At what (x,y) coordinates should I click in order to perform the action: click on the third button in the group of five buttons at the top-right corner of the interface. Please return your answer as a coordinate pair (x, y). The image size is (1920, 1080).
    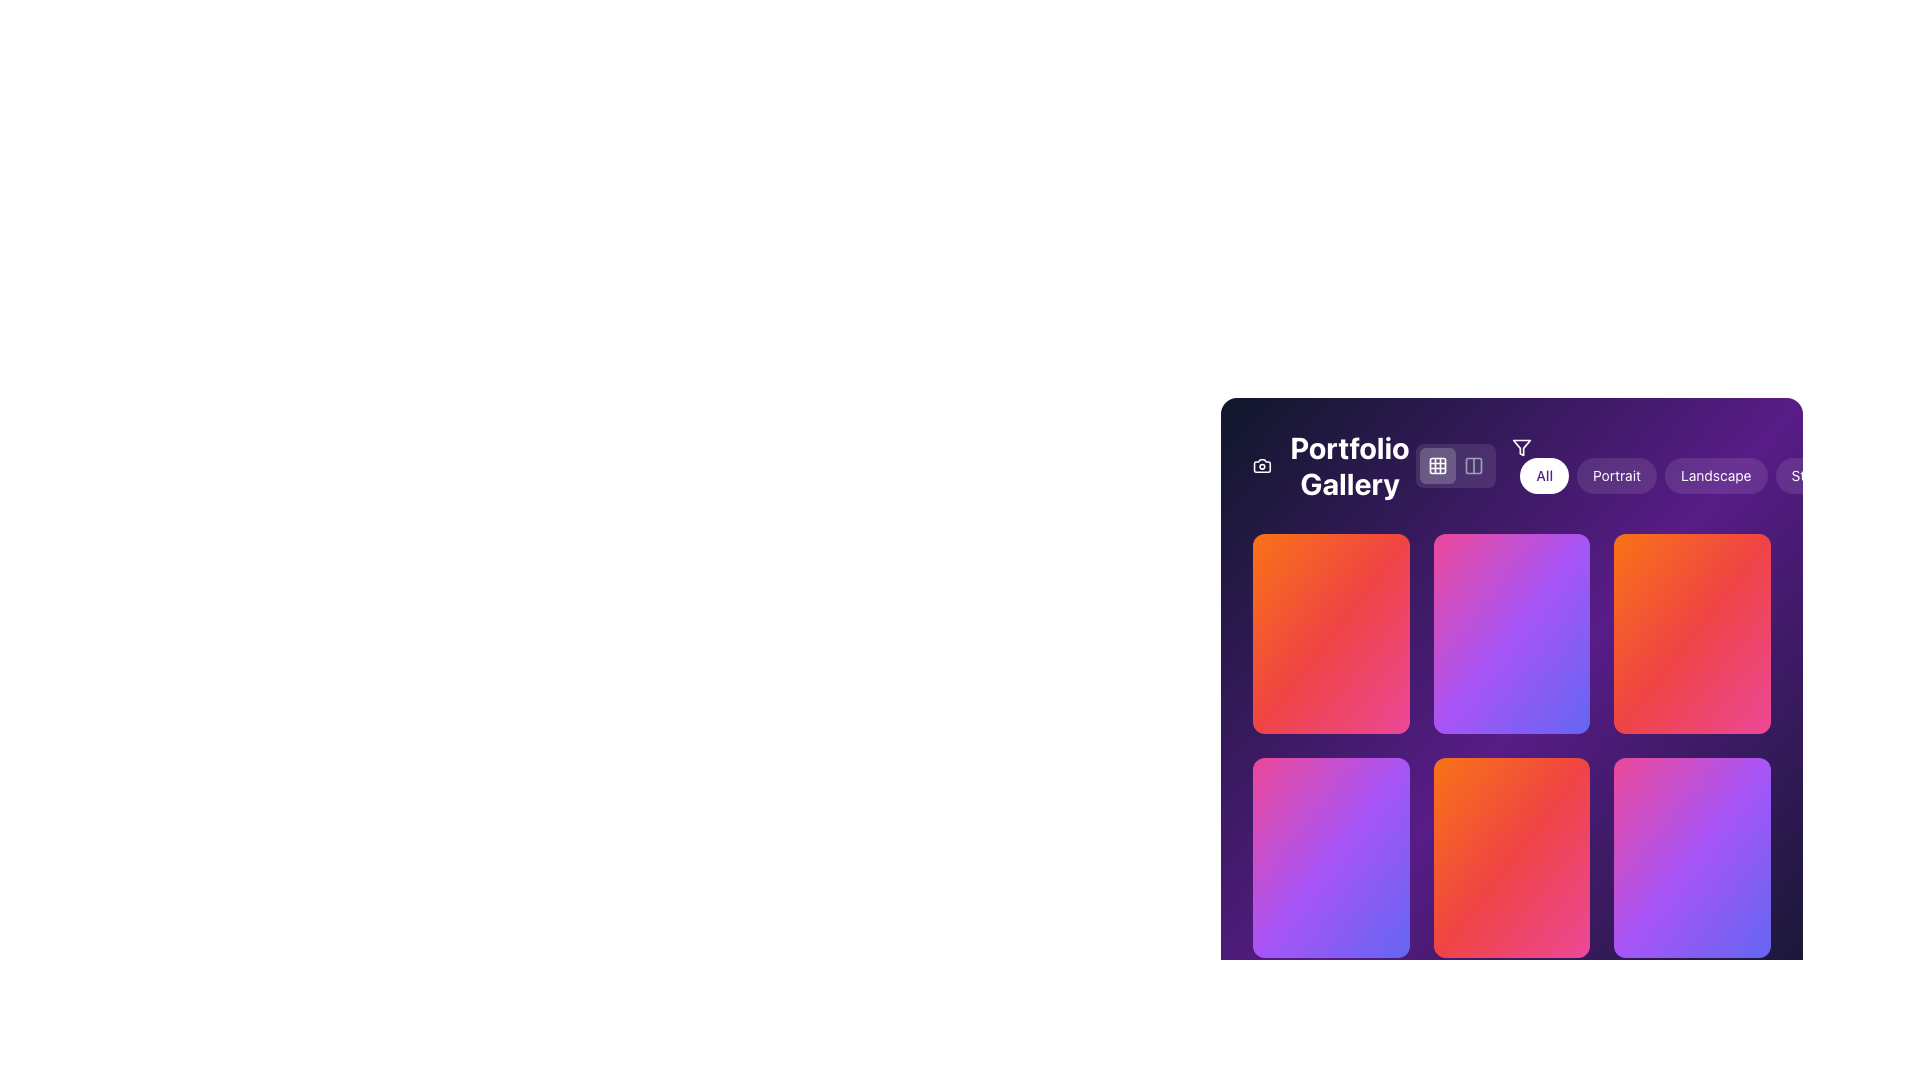
    Looking at the image, I should click on (1715, 475).